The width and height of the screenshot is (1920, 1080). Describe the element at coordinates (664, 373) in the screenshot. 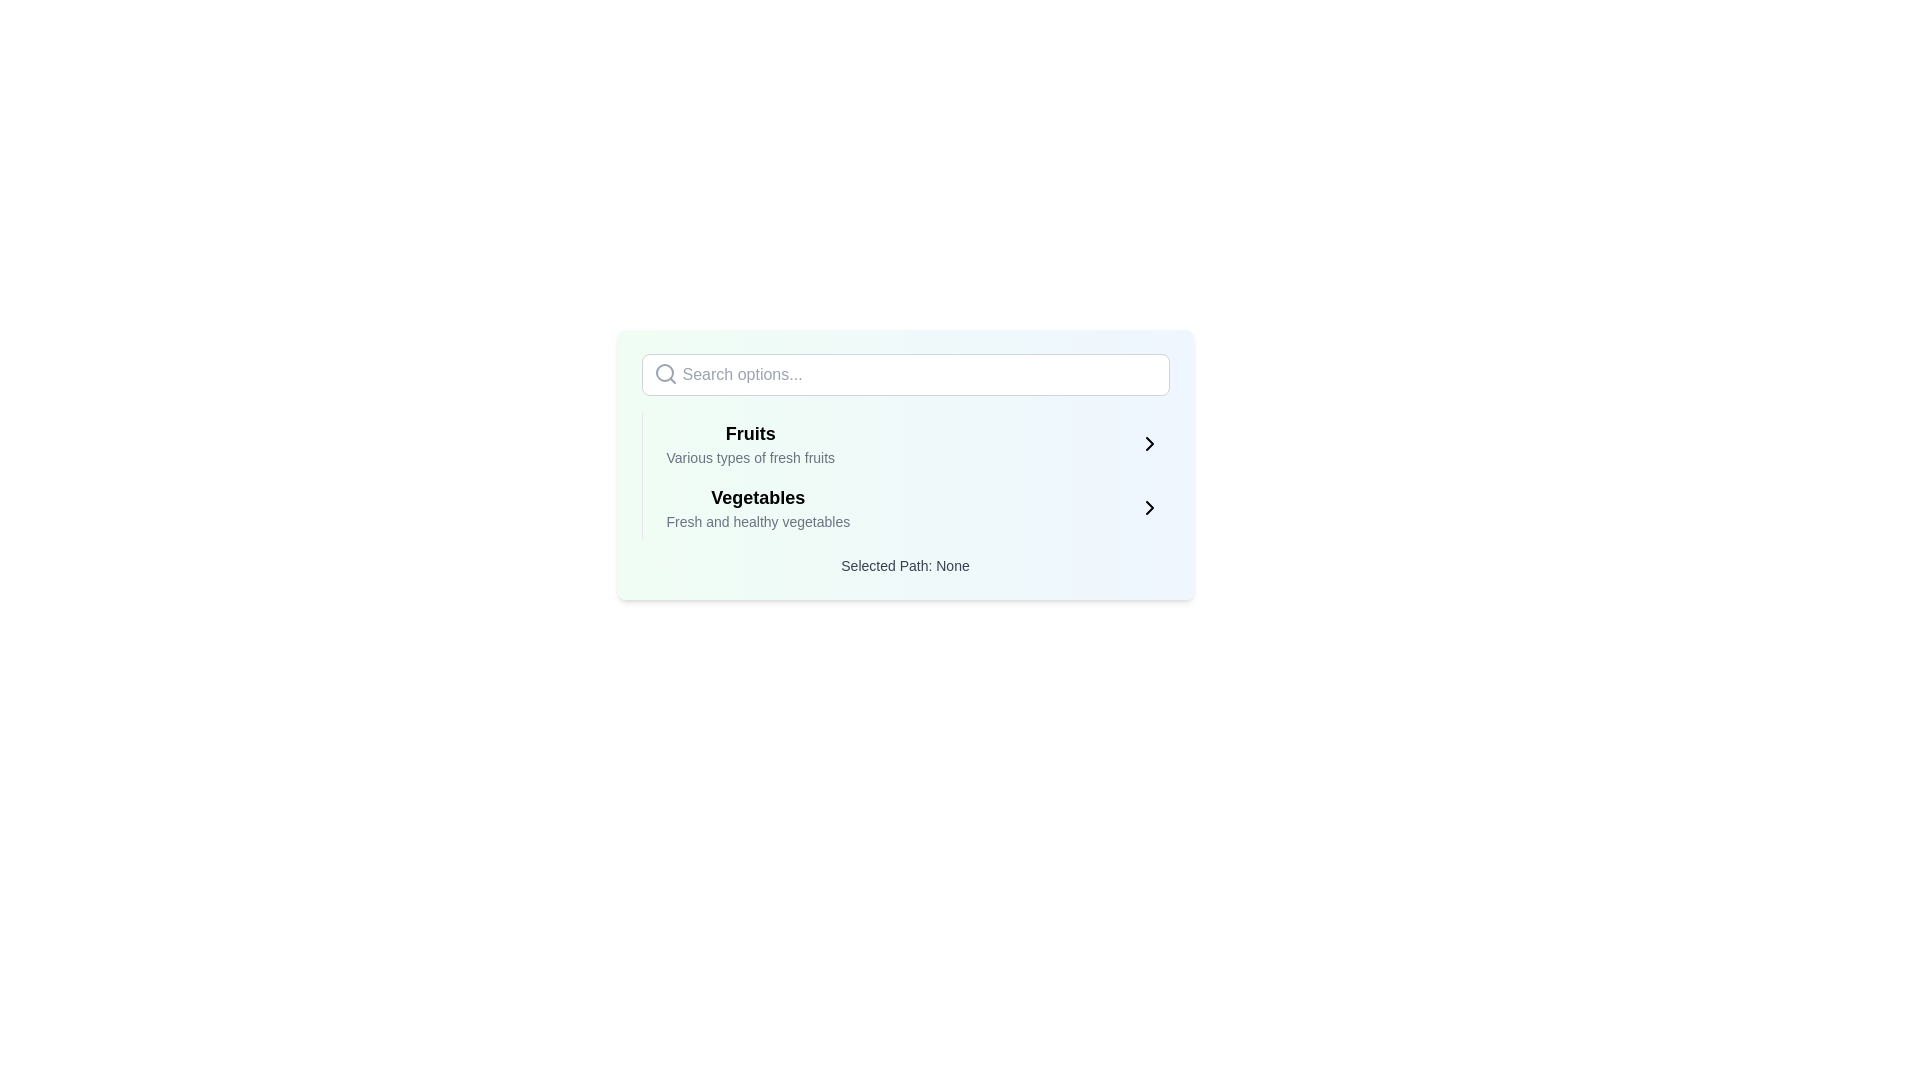

I see `the circular portion of the magnifying glass icon, which represents the lens and is located at the left edge of the search input field` at that location.